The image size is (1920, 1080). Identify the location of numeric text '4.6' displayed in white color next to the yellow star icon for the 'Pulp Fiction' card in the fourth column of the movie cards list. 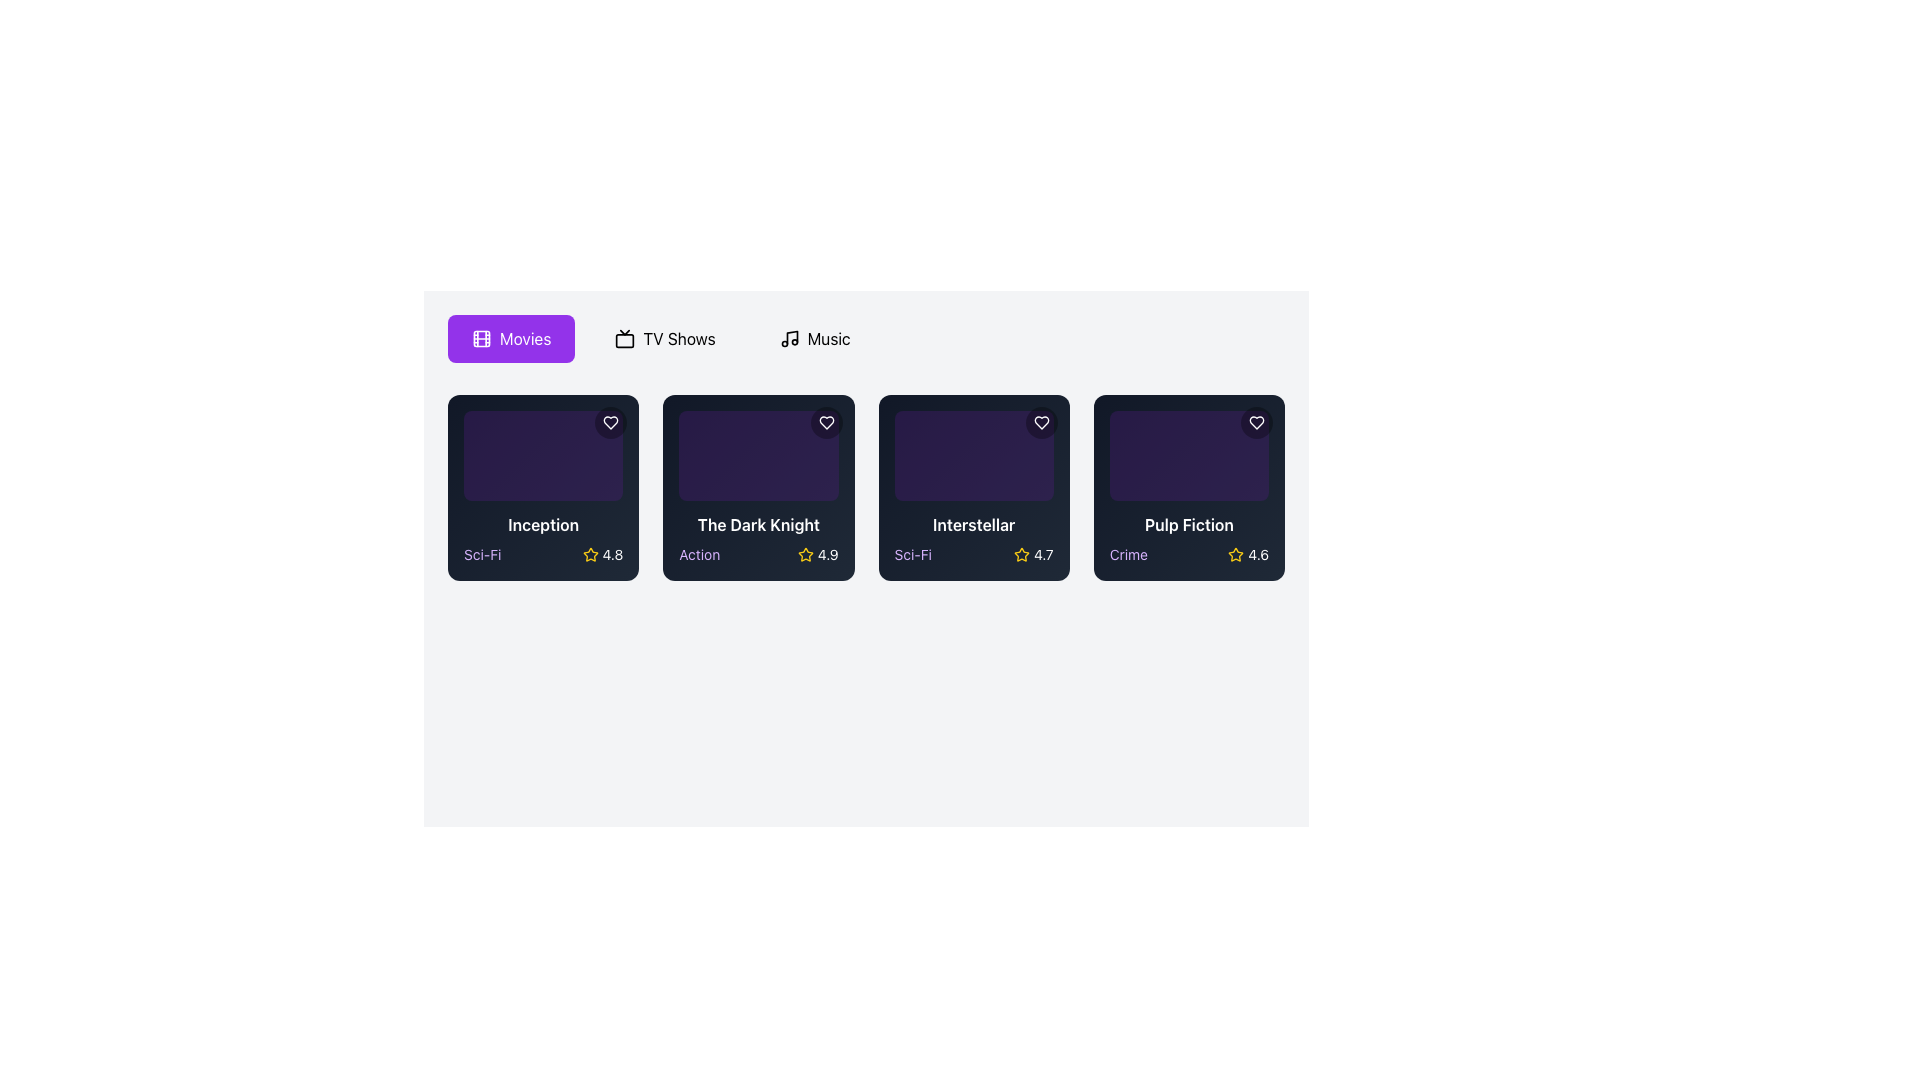
(1257, 554).